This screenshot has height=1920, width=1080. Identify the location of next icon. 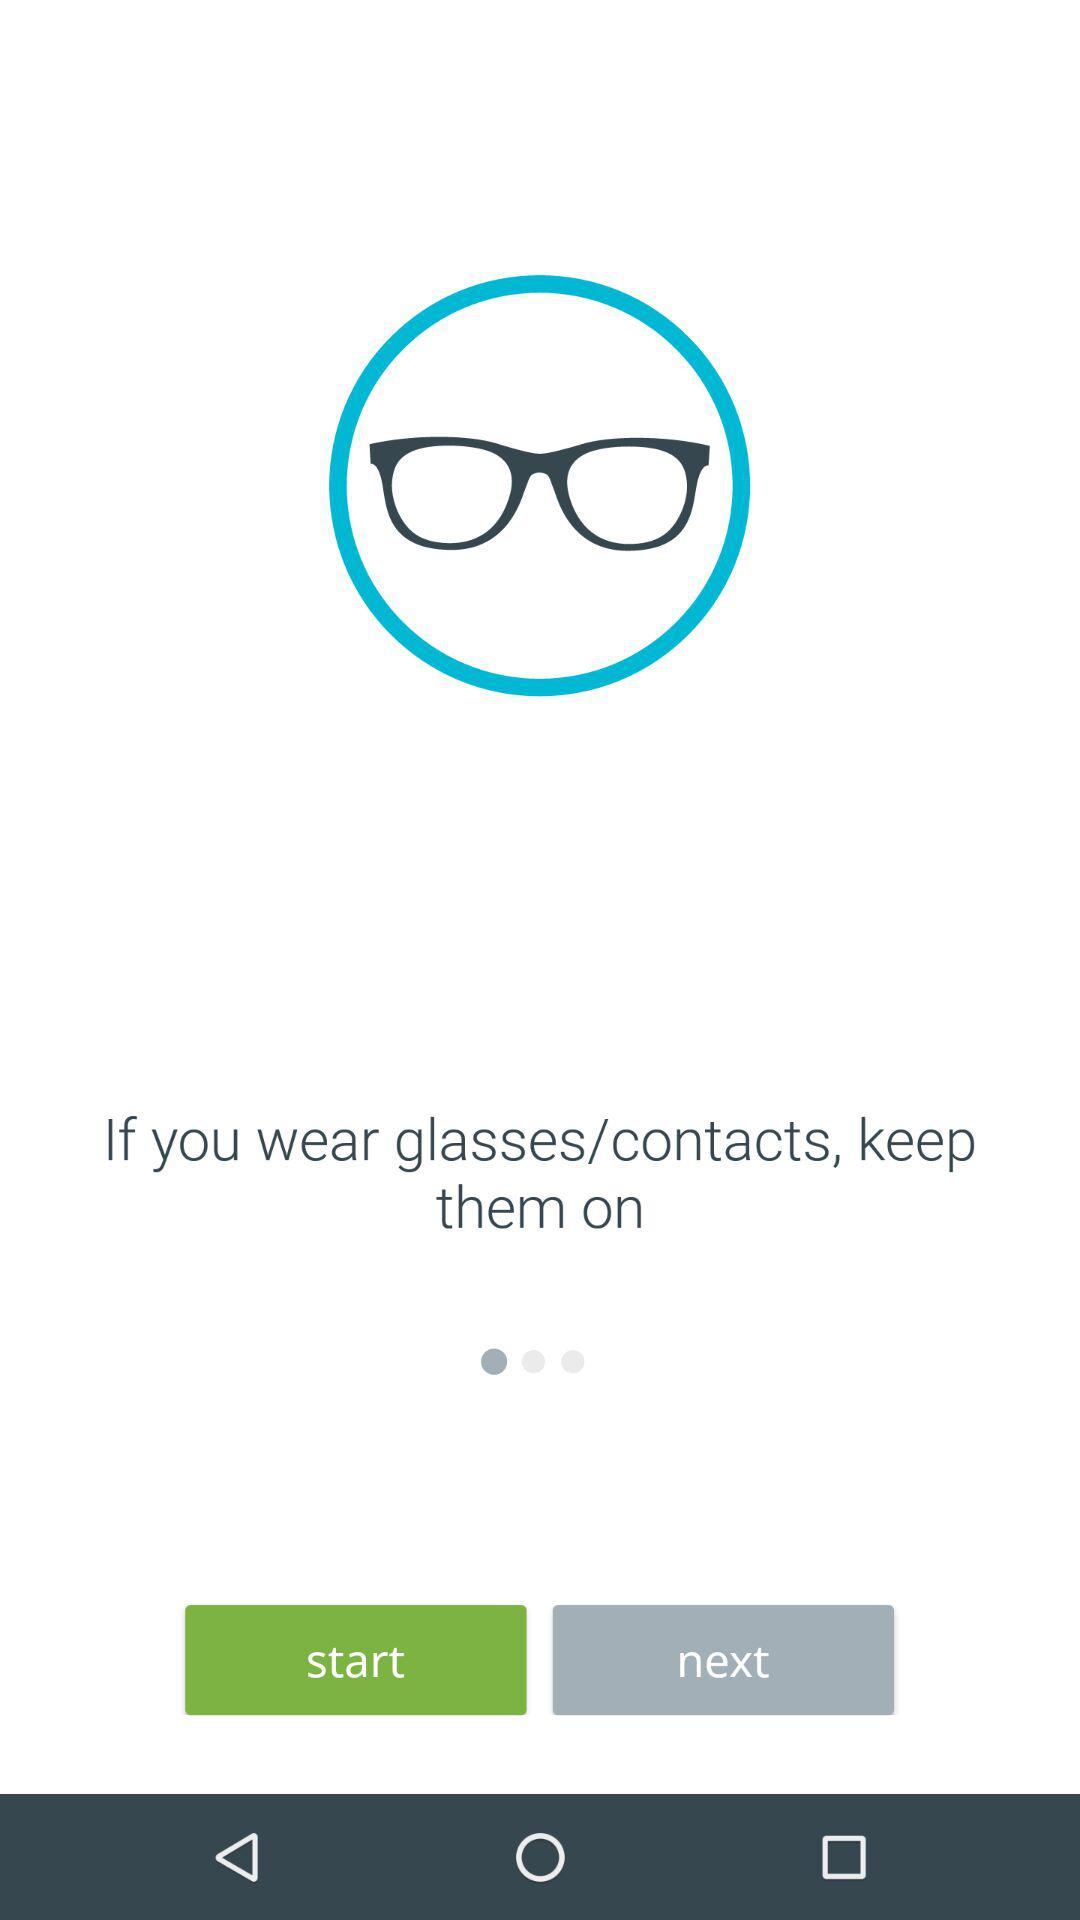
(723, 1660).